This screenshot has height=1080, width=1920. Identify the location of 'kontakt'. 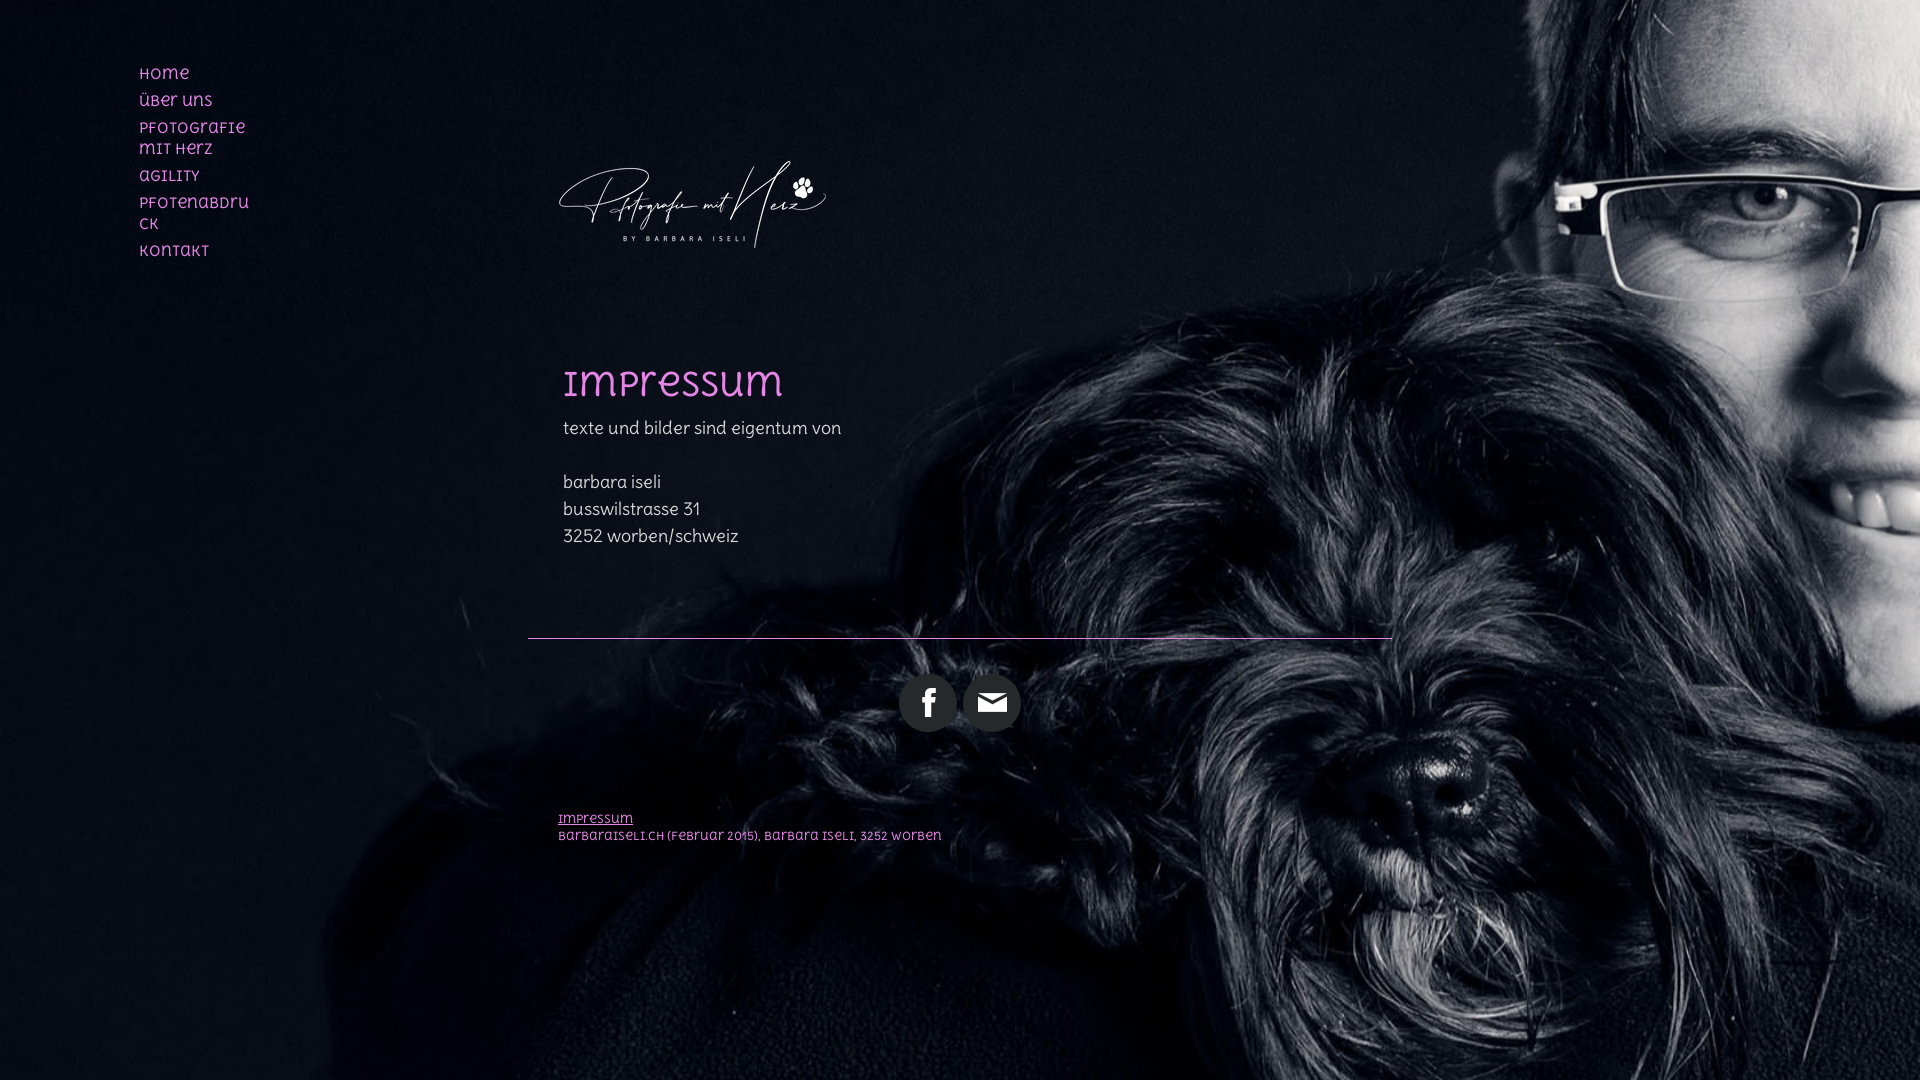
(196, 249).